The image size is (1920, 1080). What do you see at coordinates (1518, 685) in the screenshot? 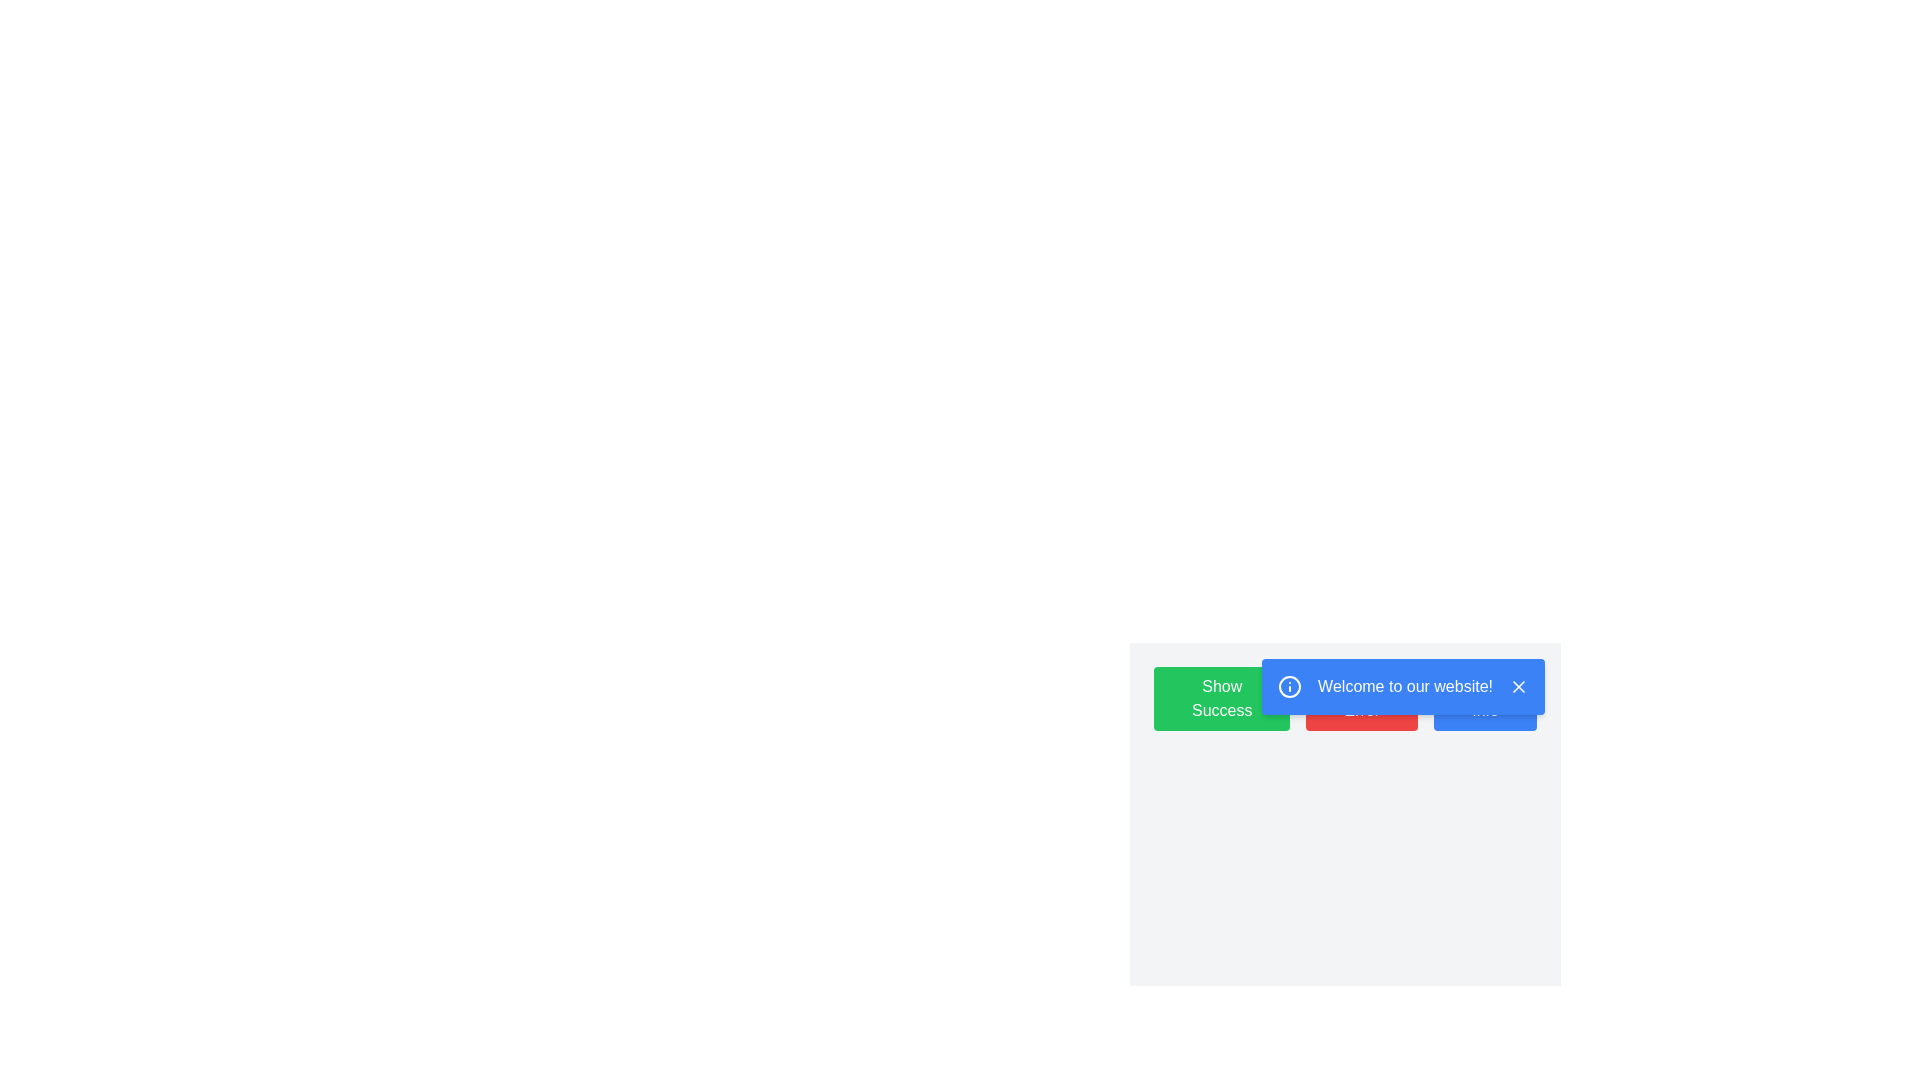
I see `the 'Close' button represented by an 'X' icon` at bounding box center [1518, 685].